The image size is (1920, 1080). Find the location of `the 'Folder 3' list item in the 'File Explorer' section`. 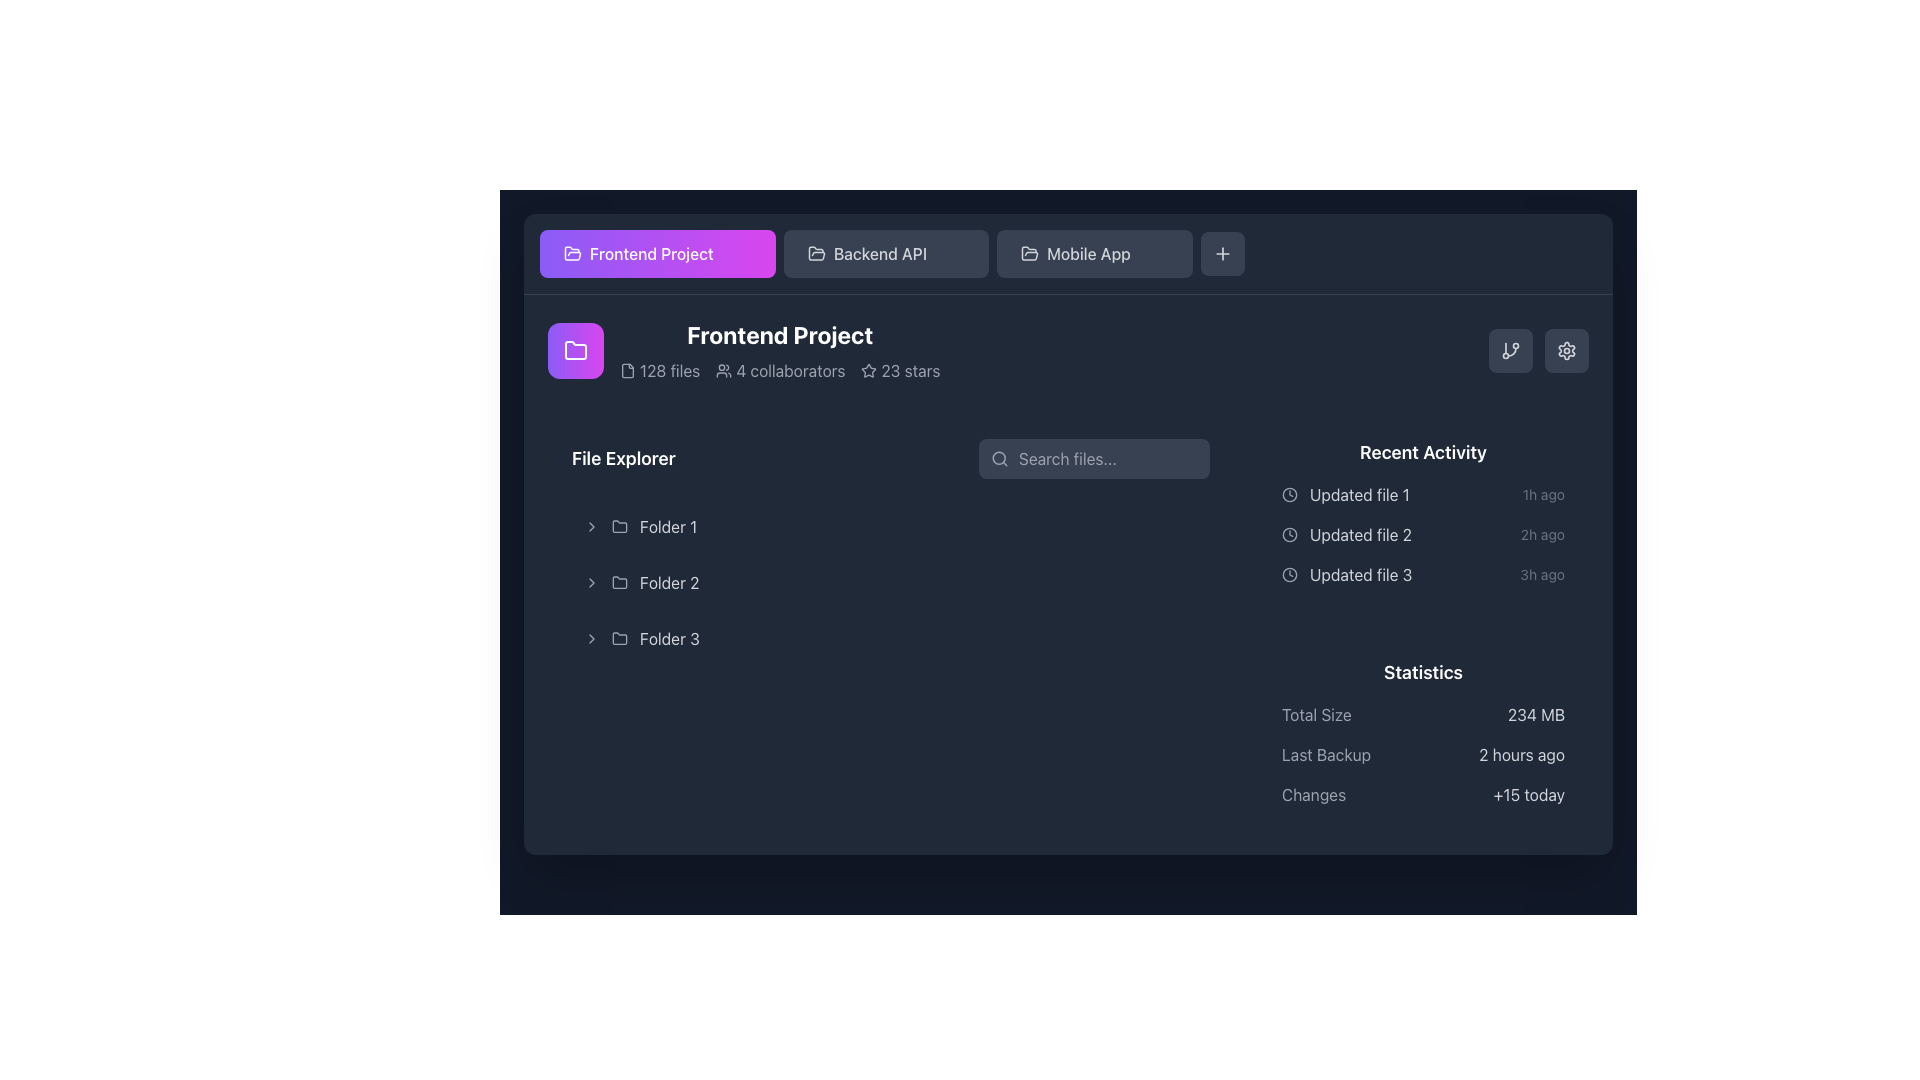

the 'Folder 3' list item in the 'File Explorer' section is located at coordinates (890, 639).